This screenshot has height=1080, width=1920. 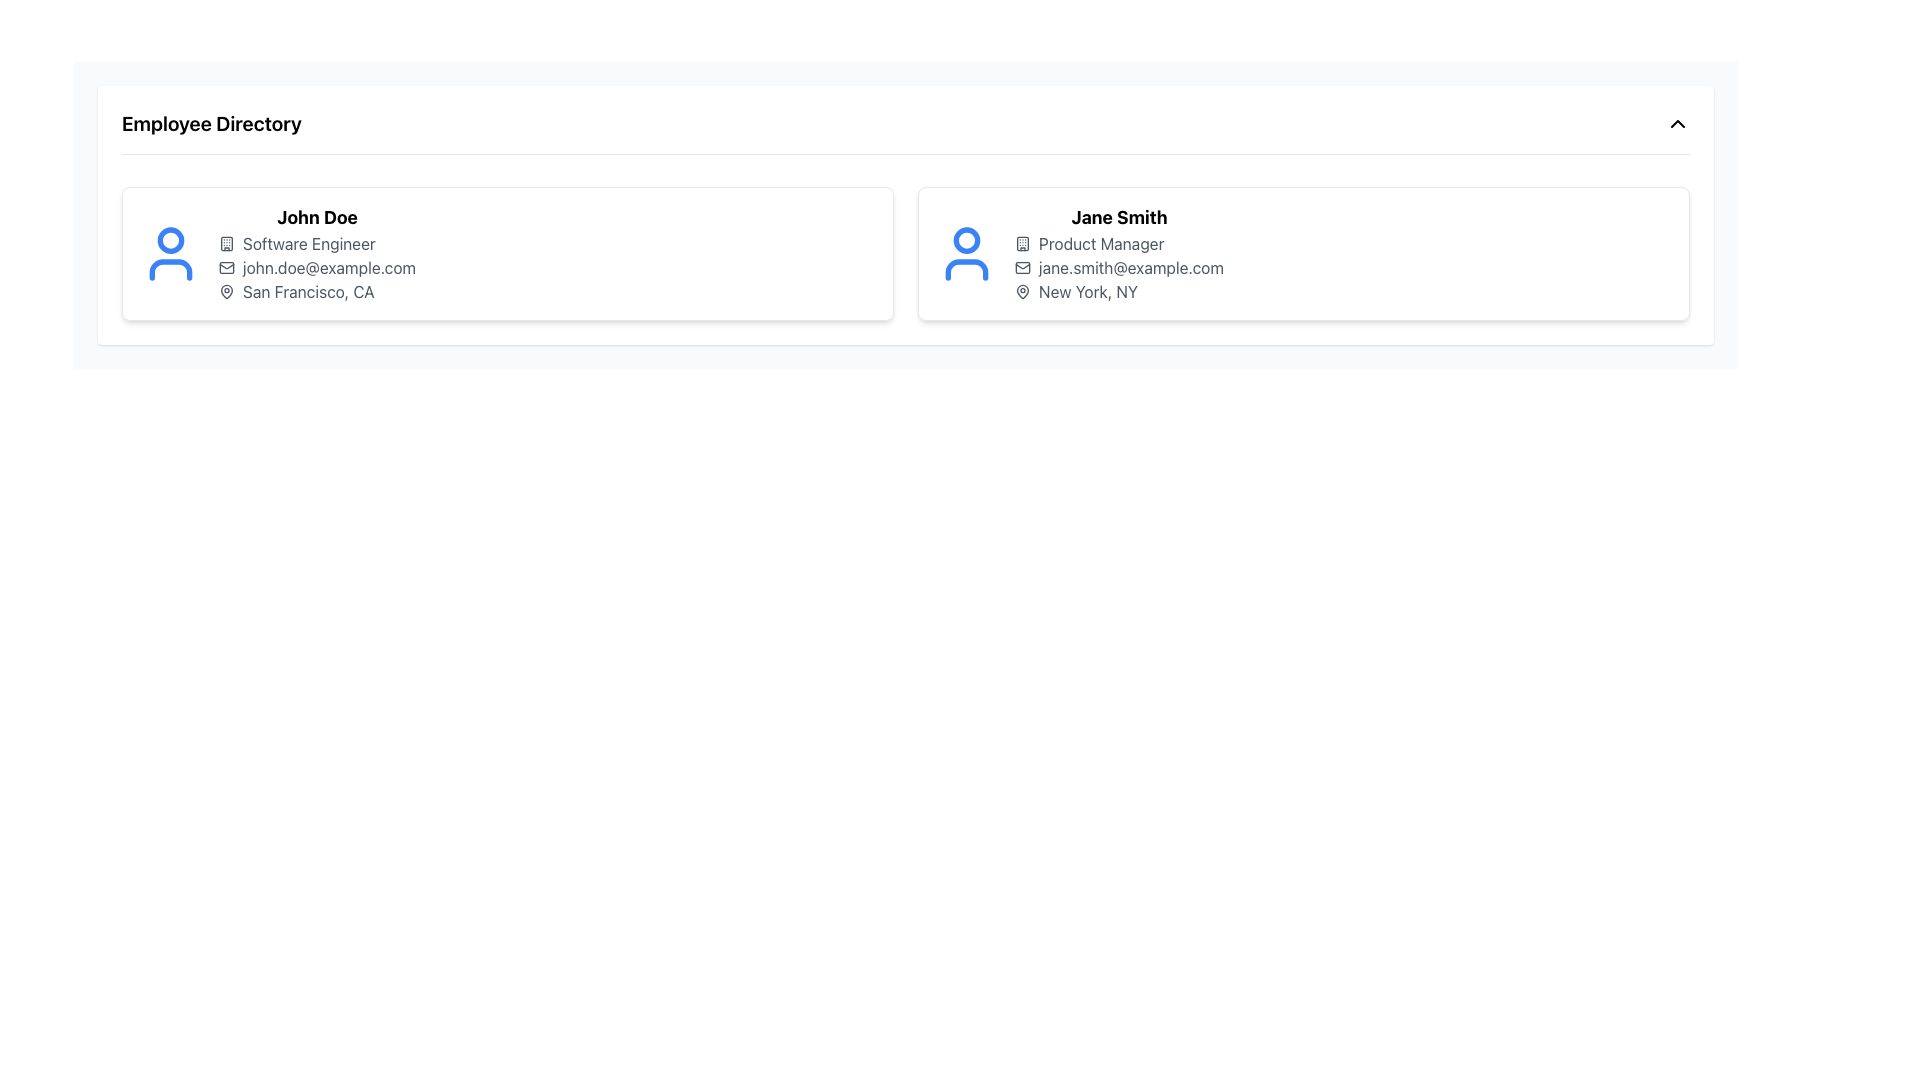 I want to click on the circular SVG graphic element representing the head in Jane Smith's user profile icon located in the header of the second profile card, so click(x=966, y=238).